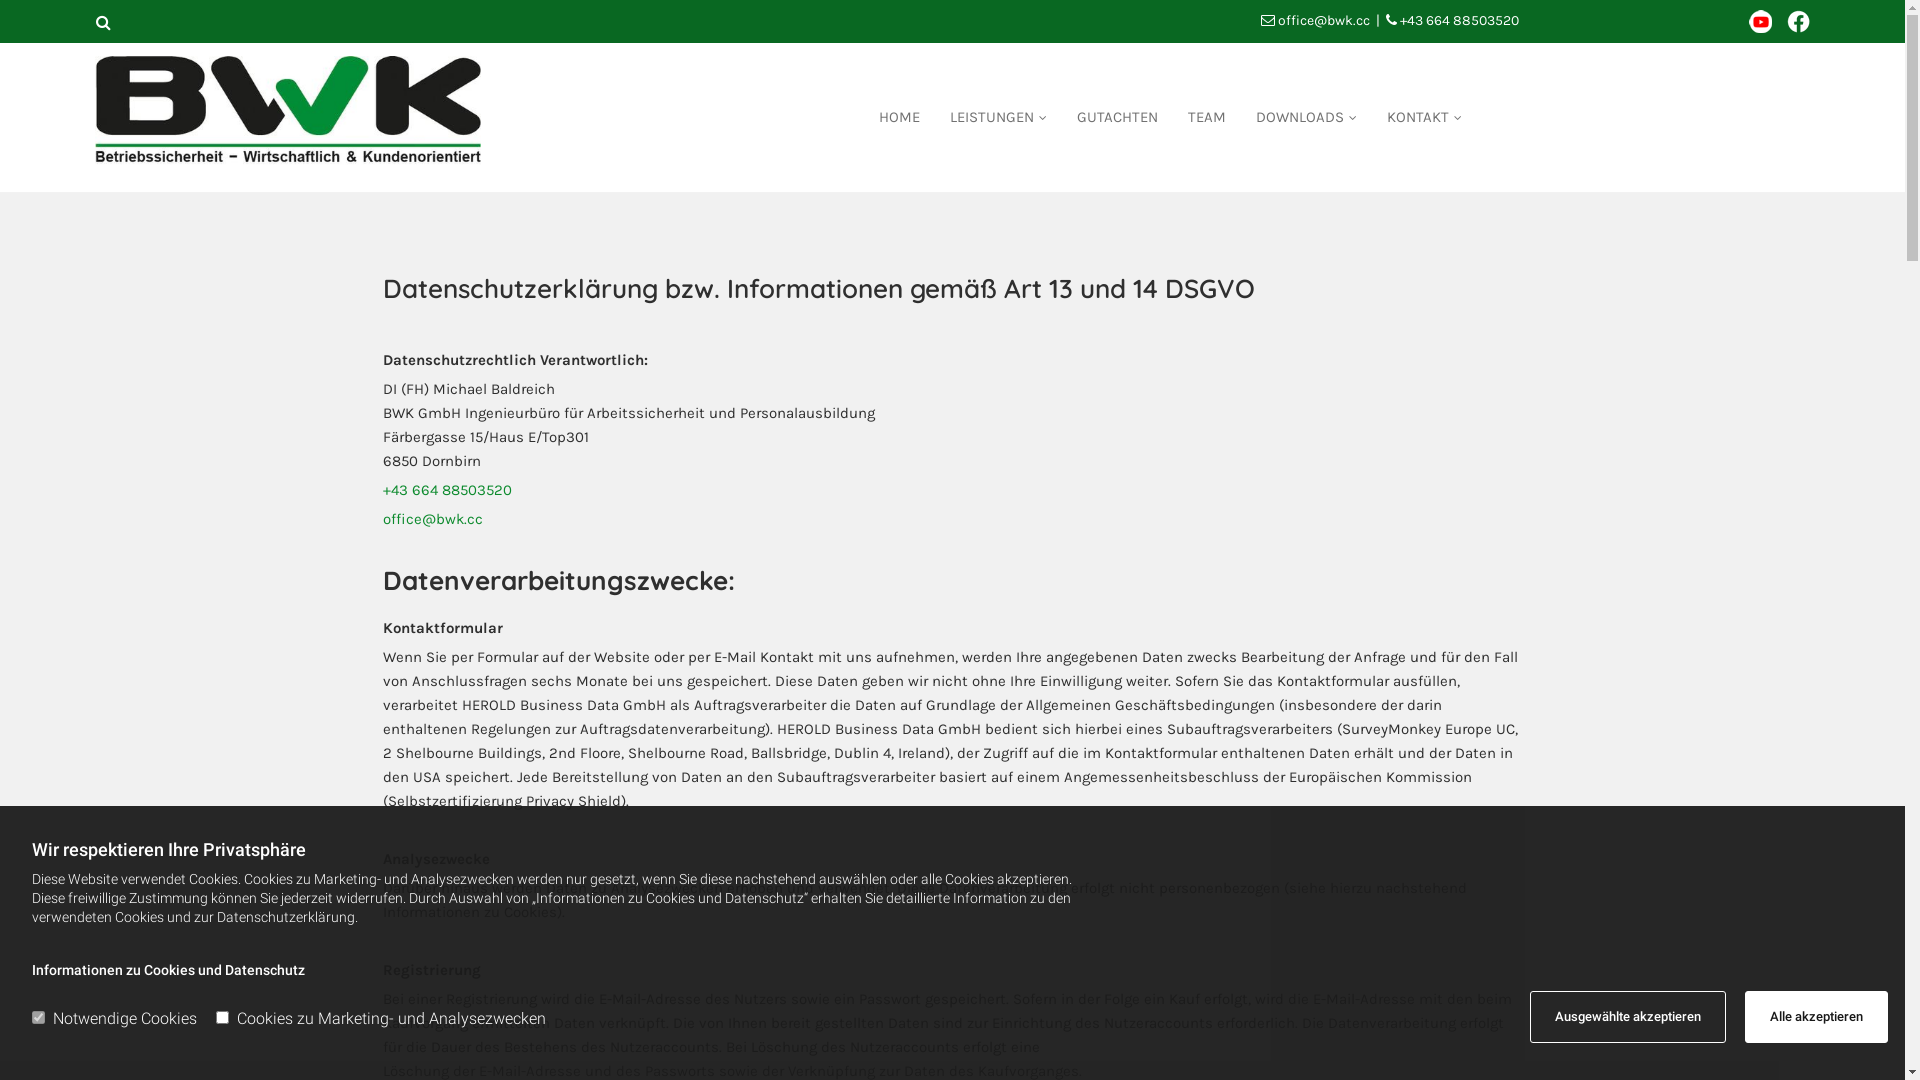 The image size is (1920, 1080). Describe the element at coordinates (1306, 116) in the screenshot. I see `'DOWNLOADS'` at that location.